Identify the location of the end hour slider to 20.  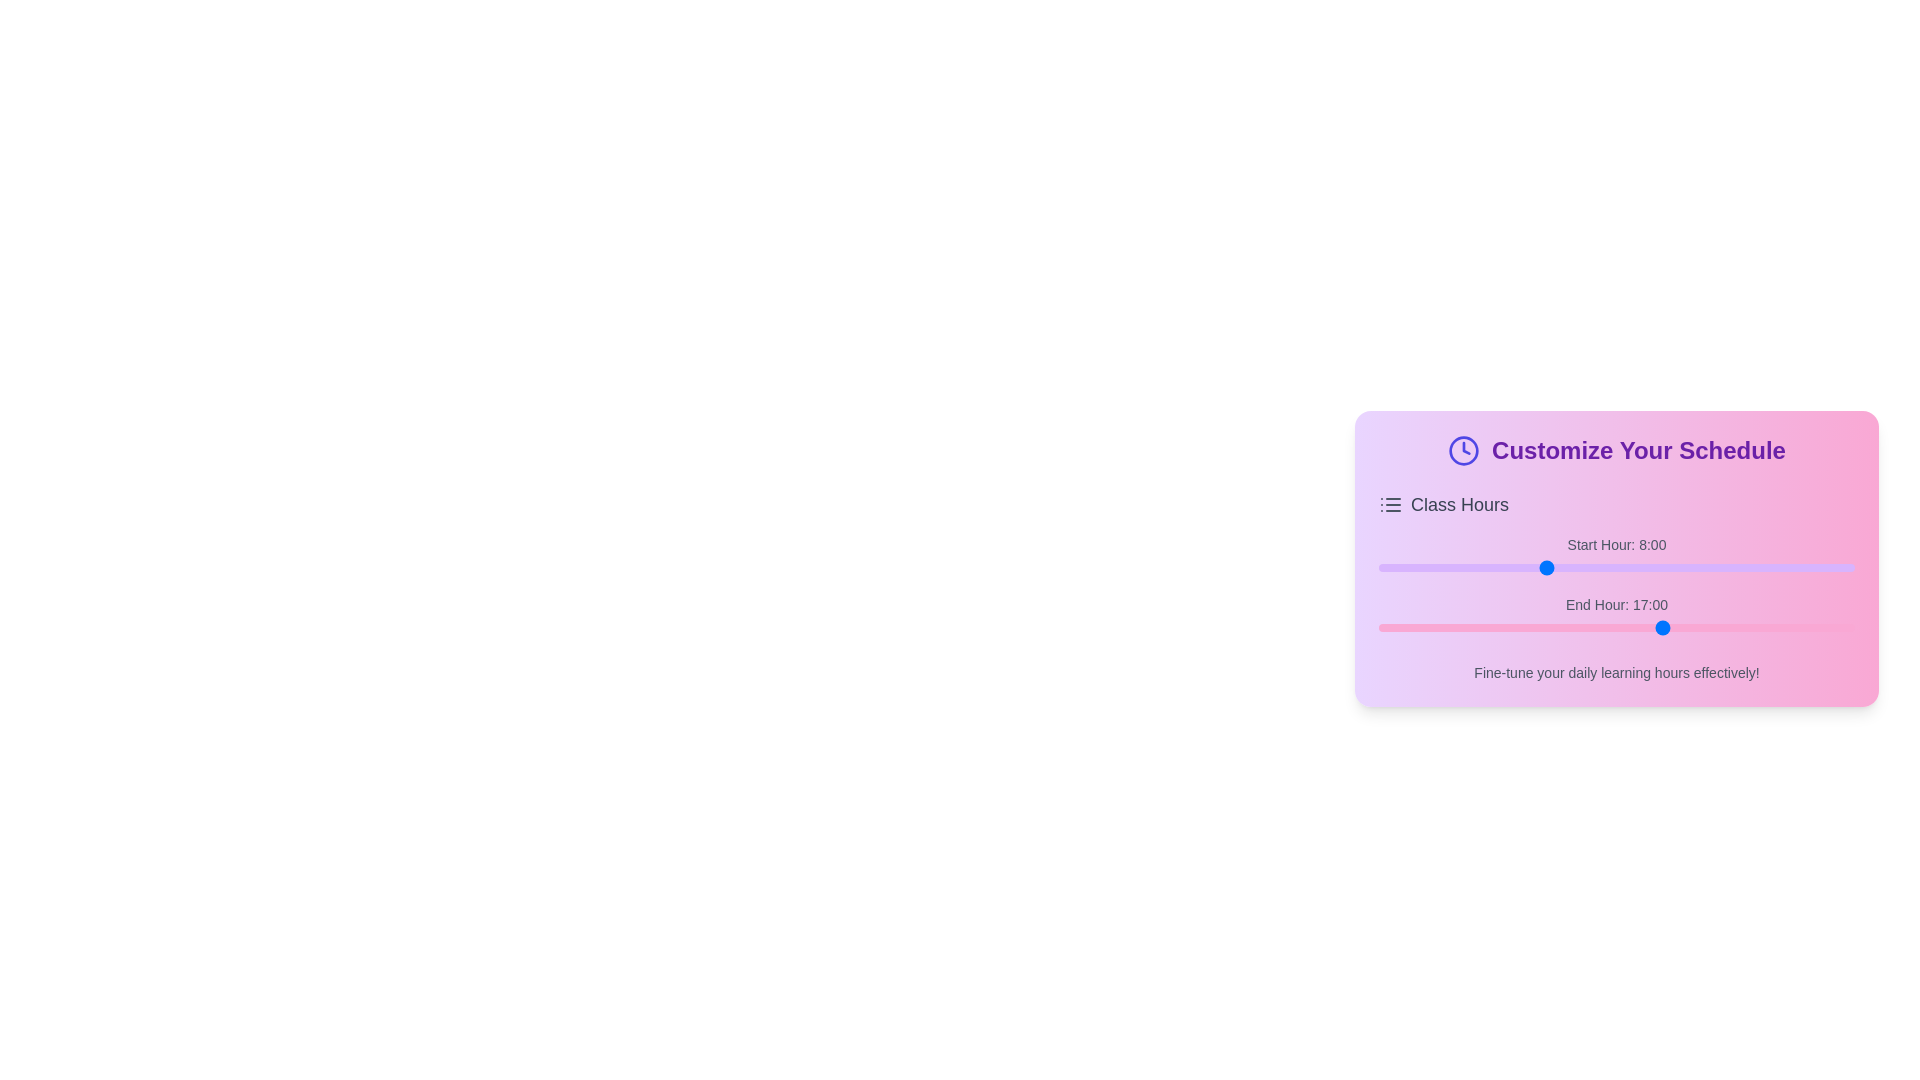
(1758, 627).